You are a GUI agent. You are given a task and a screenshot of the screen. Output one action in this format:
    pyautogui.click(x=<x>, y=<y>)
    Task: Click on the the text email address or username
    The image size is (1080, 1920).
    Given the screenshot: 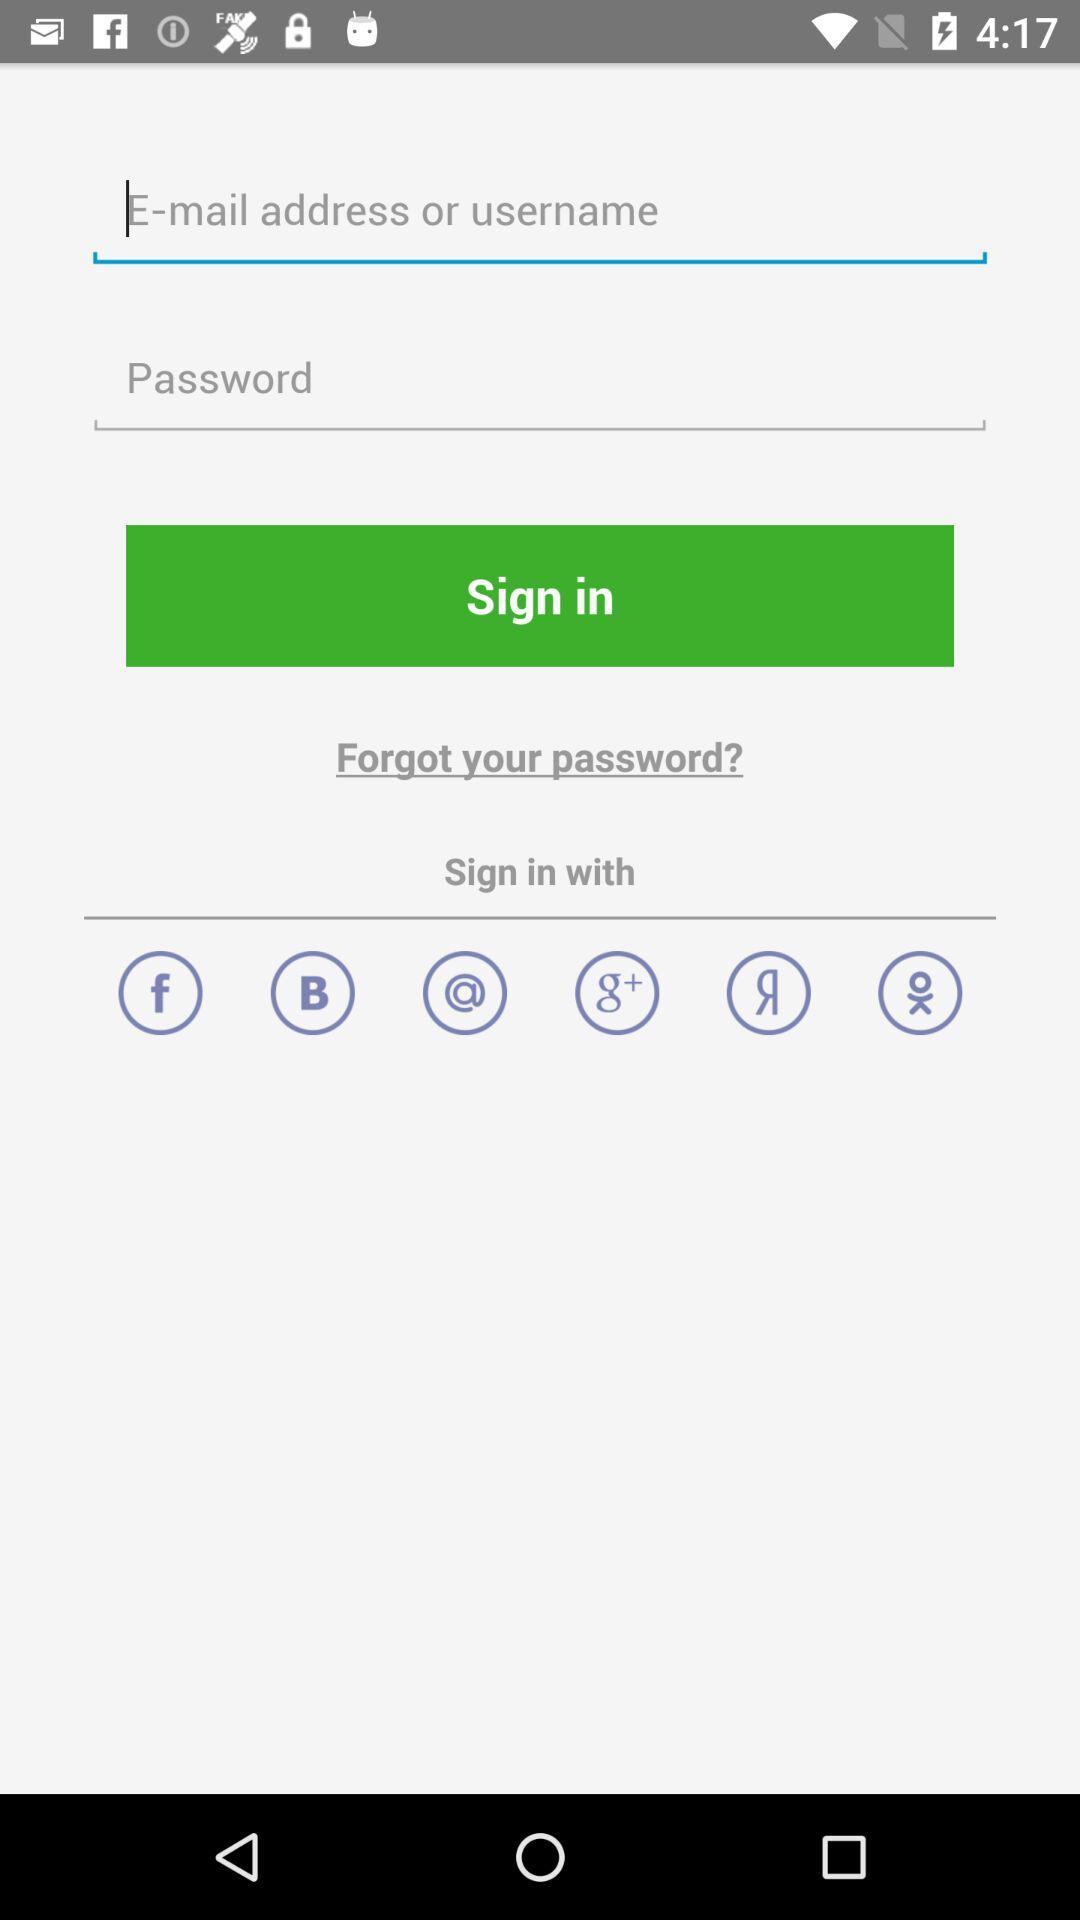 What is the action you would take?
    pyautogui.click(x=540, y=210)
    